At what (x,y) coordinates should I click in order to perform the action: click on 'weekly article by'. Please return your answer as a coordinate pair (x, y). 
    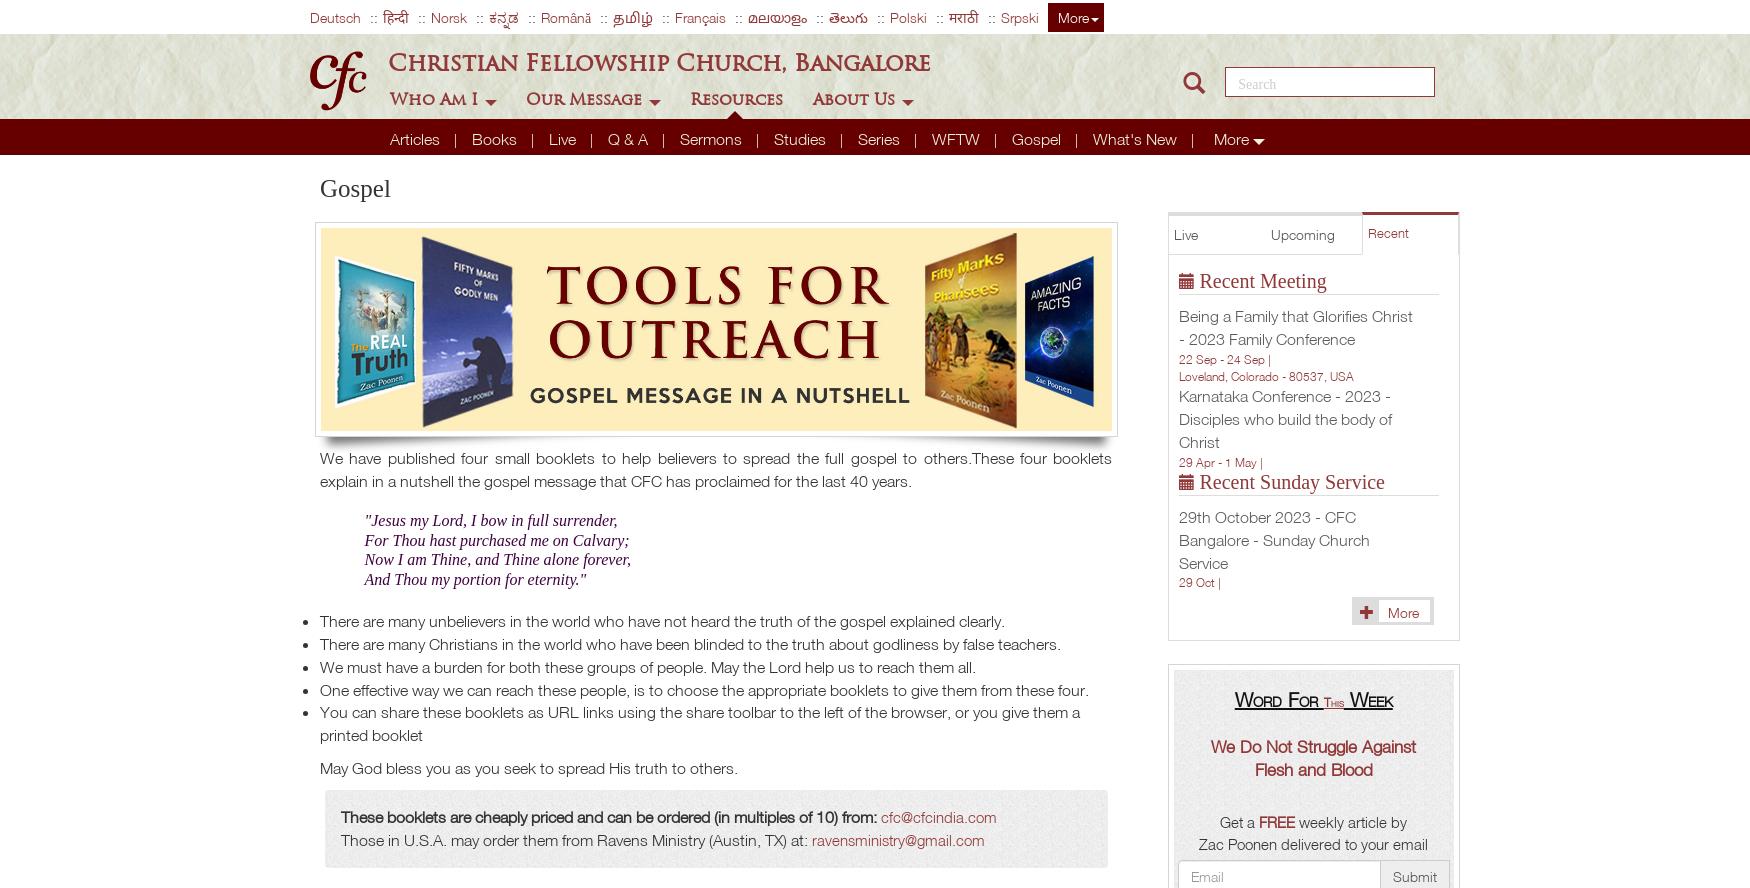
    Looking at the image, I should click on (1351, 822).